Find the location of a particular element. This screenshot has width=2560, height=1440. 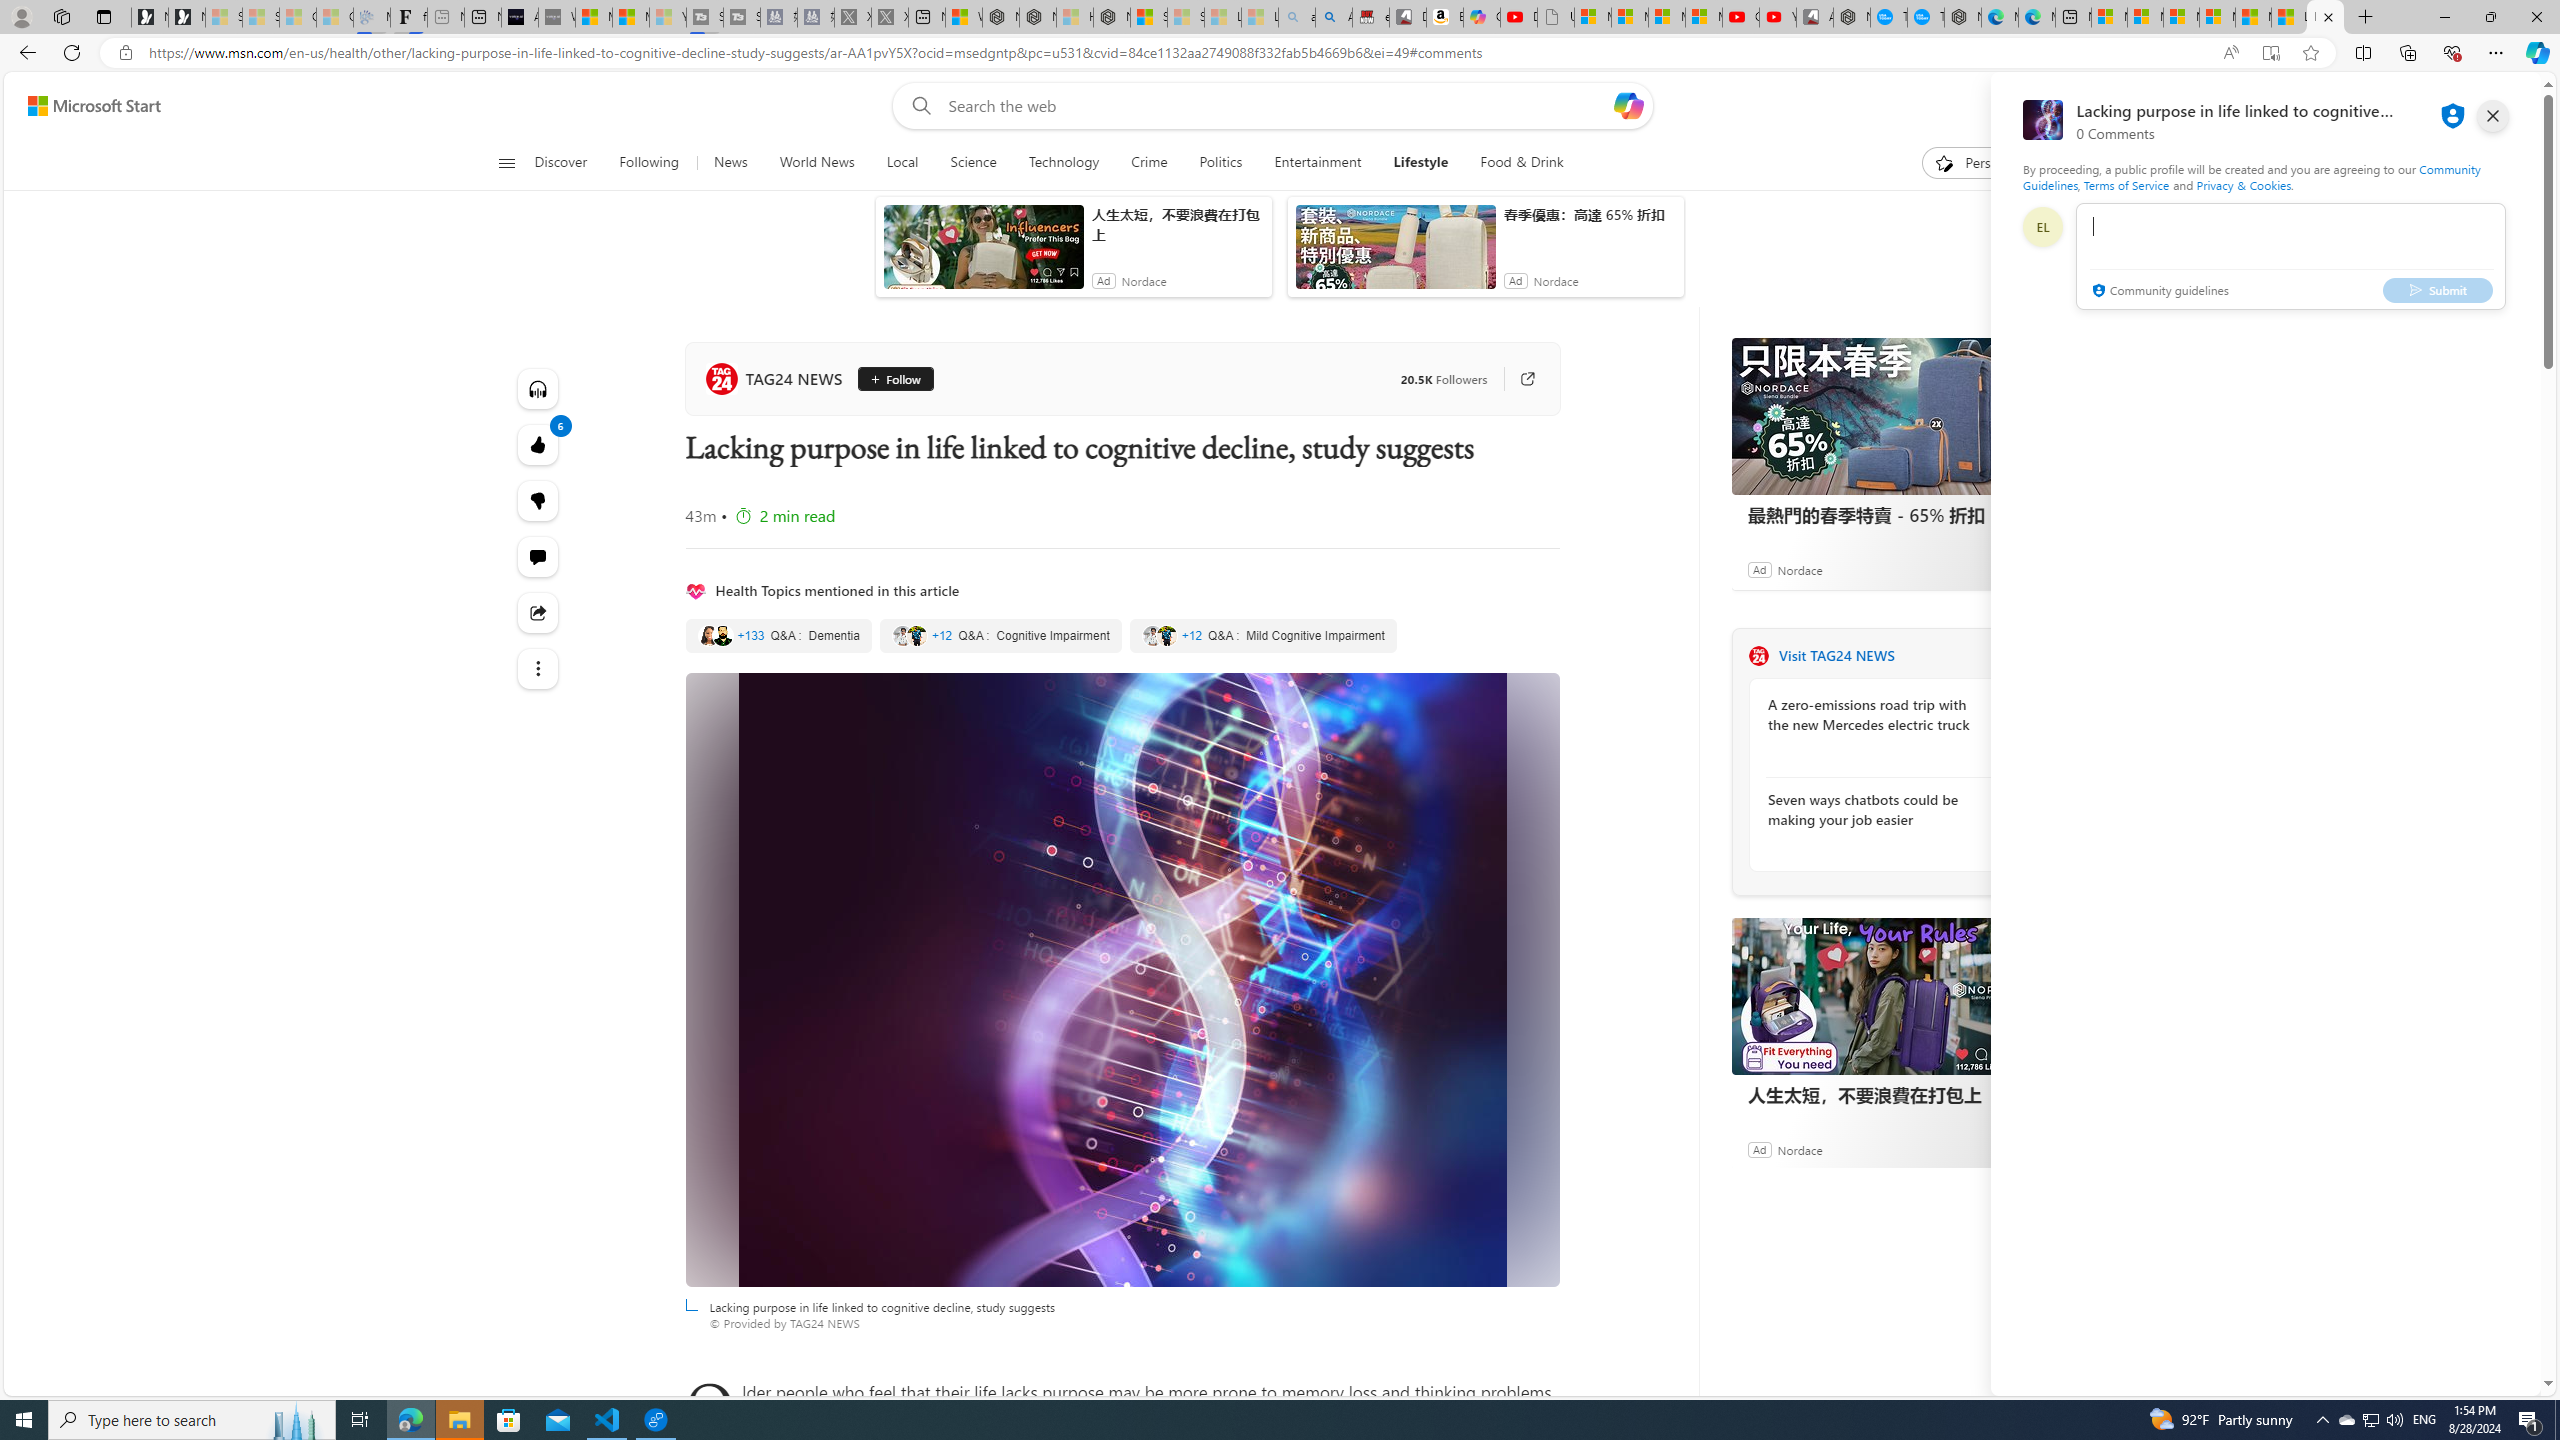

'Crime' is located at coordinates (1149, 162).